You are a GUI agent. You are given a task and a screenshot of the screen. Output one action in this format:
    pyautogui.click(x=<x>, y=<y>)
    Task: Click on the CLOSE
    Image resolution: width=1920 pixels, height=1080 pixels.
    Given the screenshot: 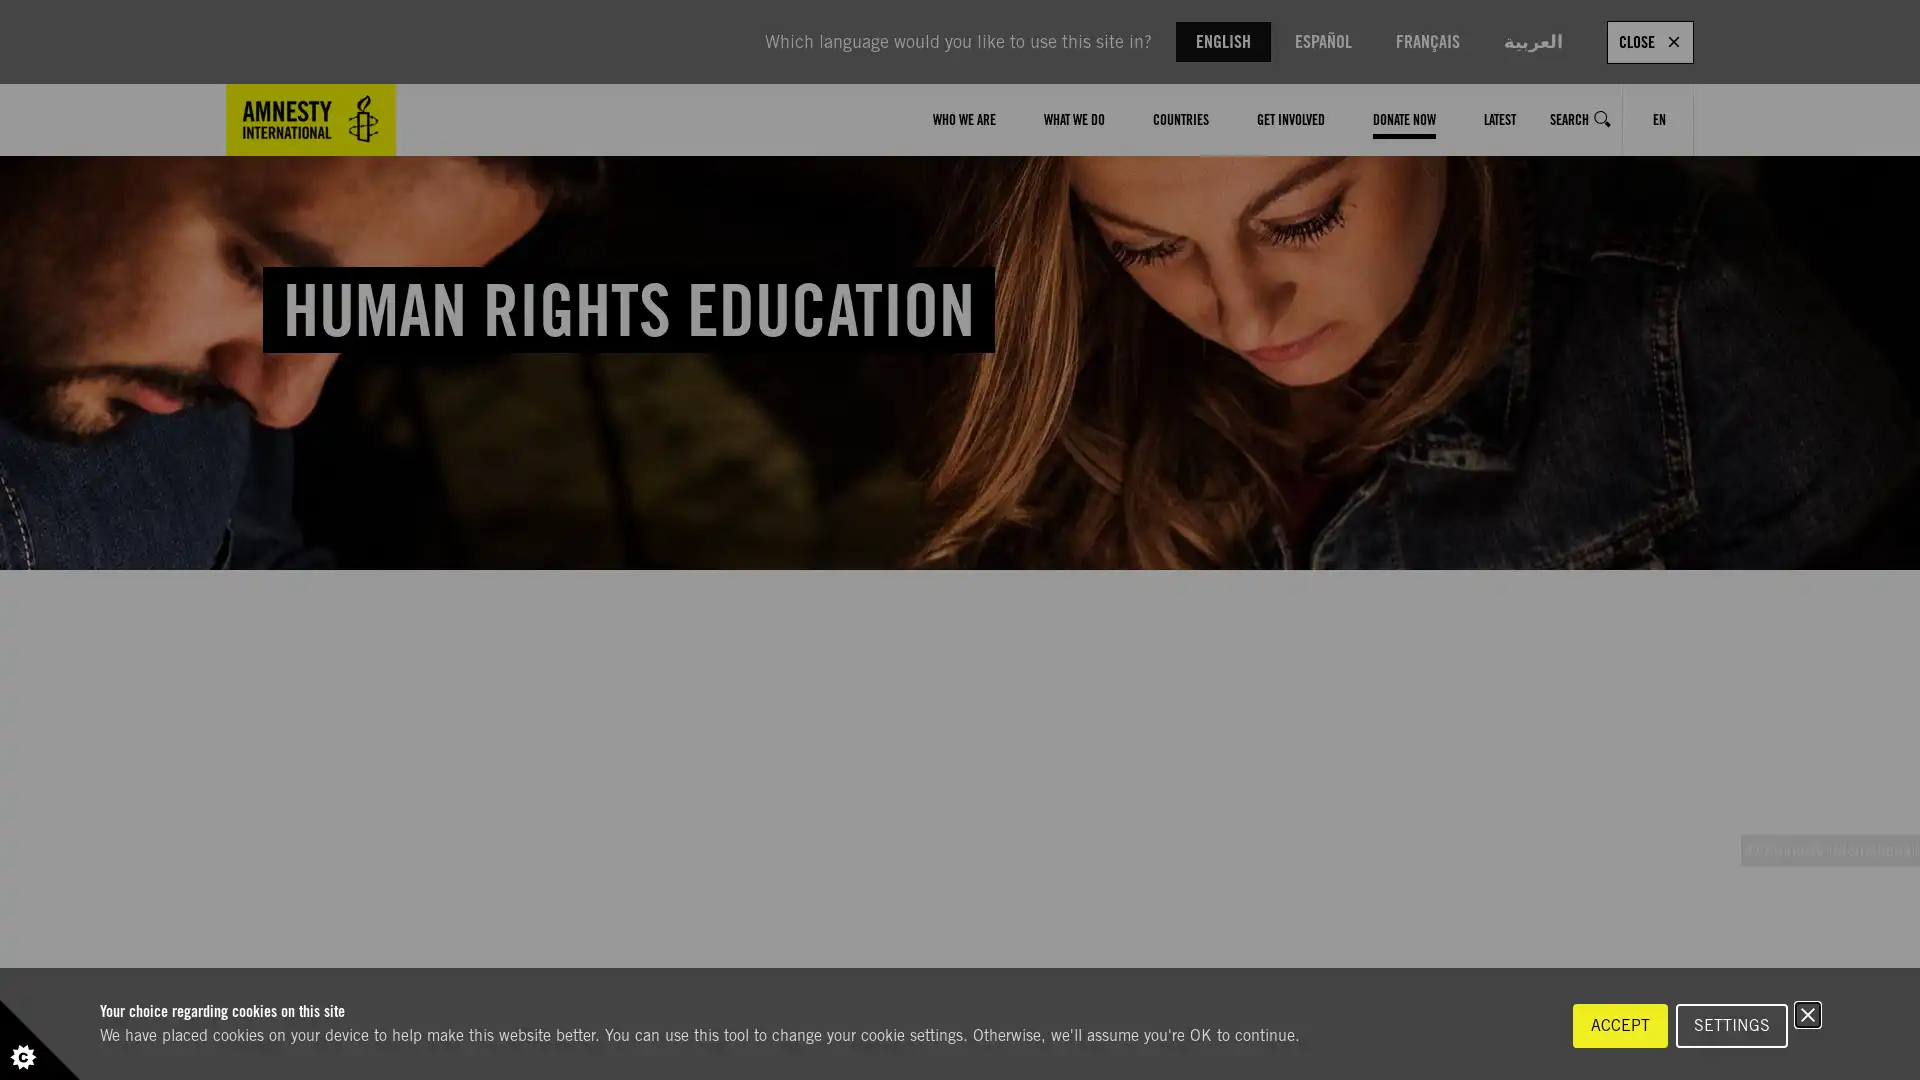 What is the action you would take?
    pyautogui.click(x=1650, y=41)
    